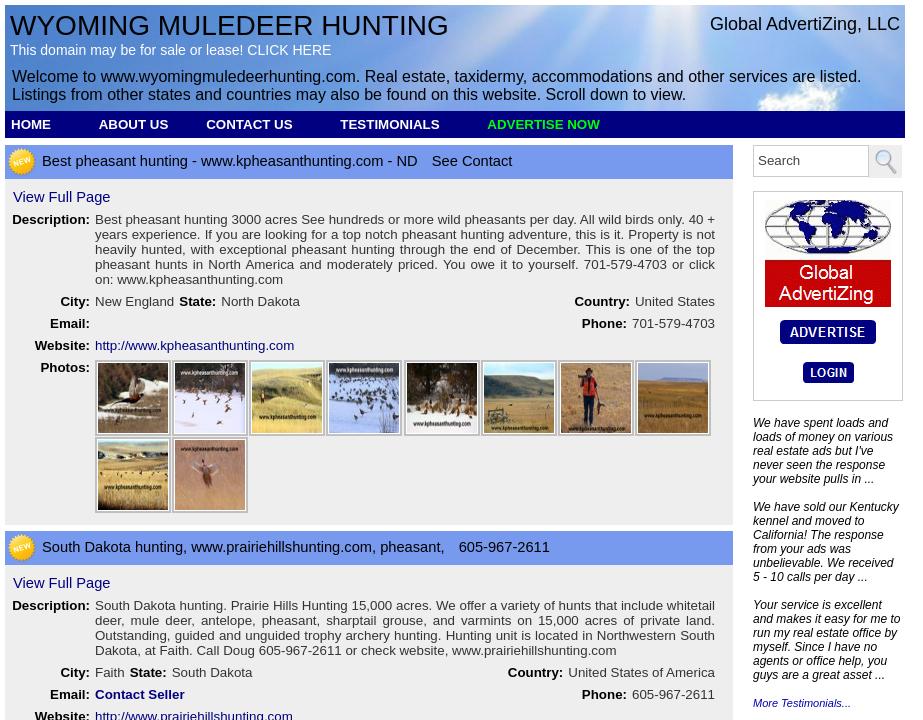 The height and width of the screenshot is (720, 923). Describe the element at coordinates (98, 124) in the screenshot. I see `'ABOUT US'` at that location.